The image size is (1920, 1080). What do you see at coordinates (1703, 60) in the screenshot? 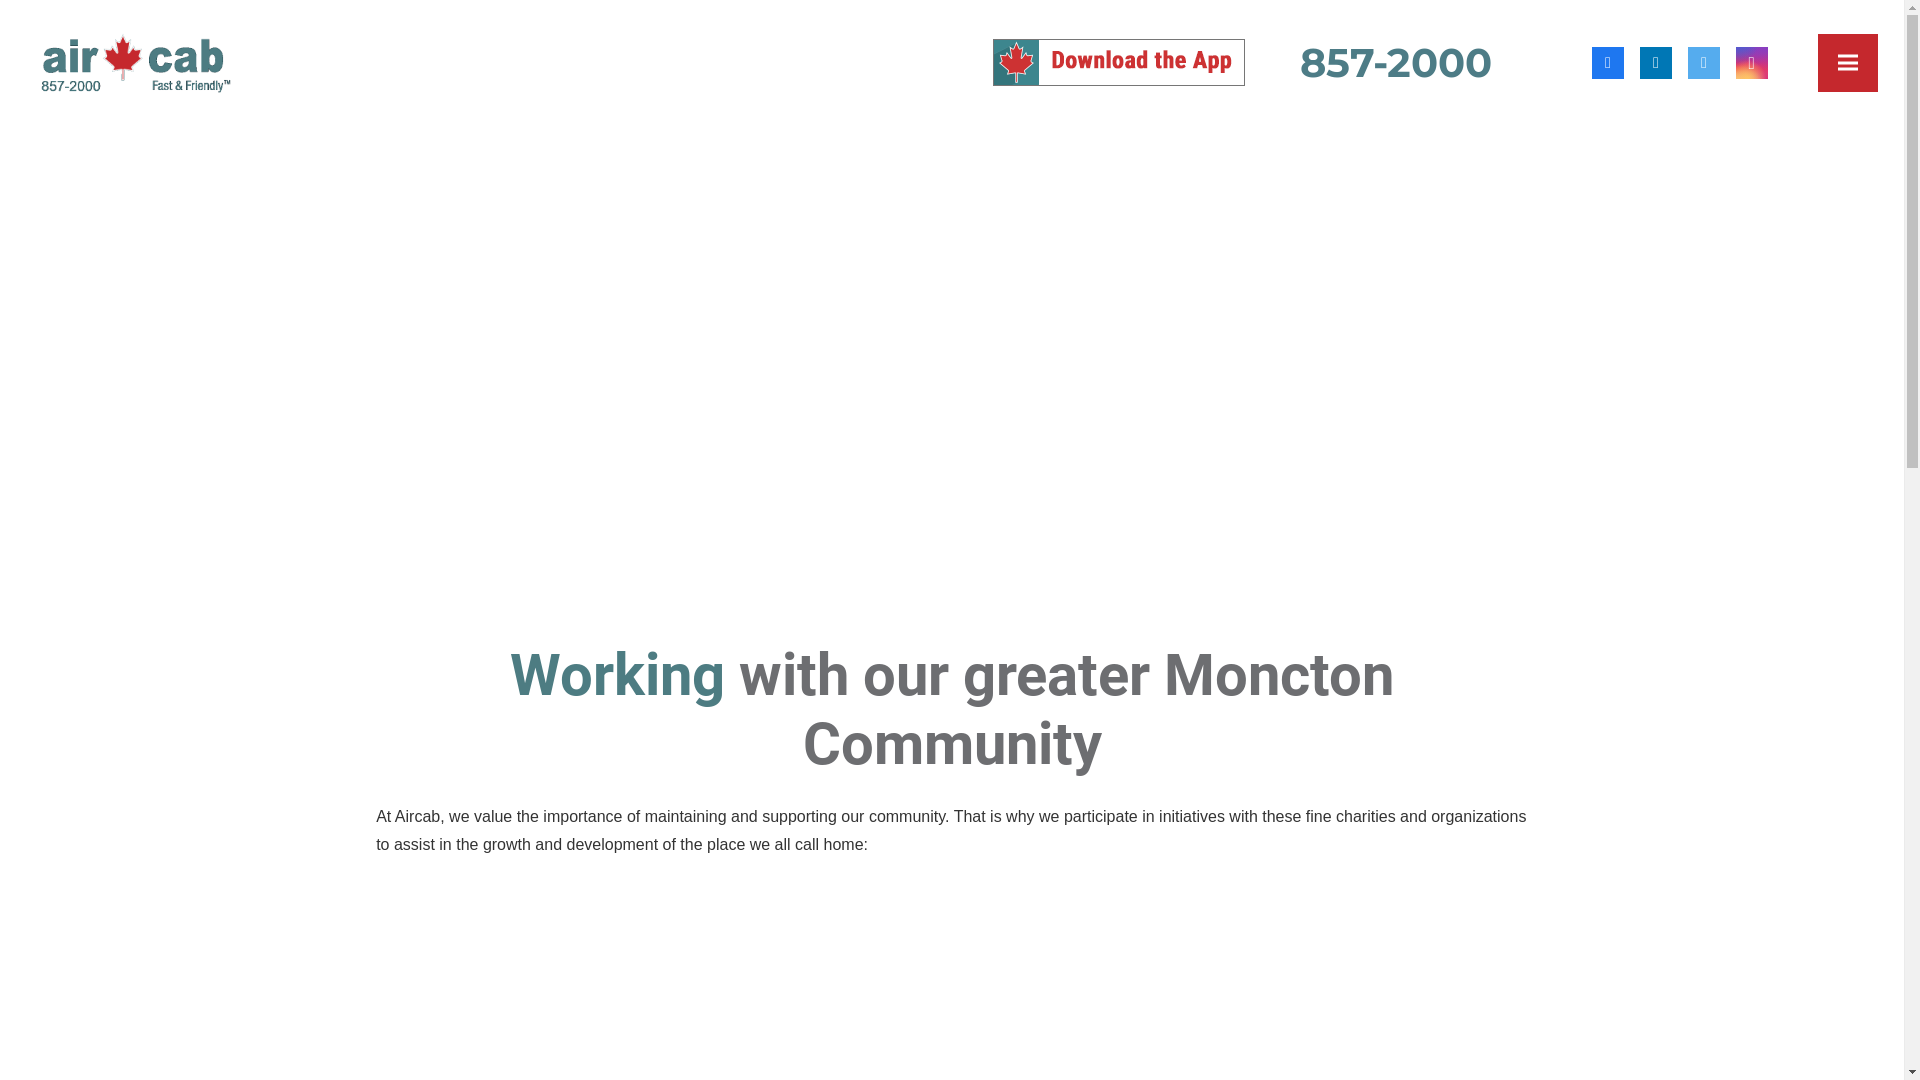
I see `'Twitter'` at bounding box center [1703, 60].